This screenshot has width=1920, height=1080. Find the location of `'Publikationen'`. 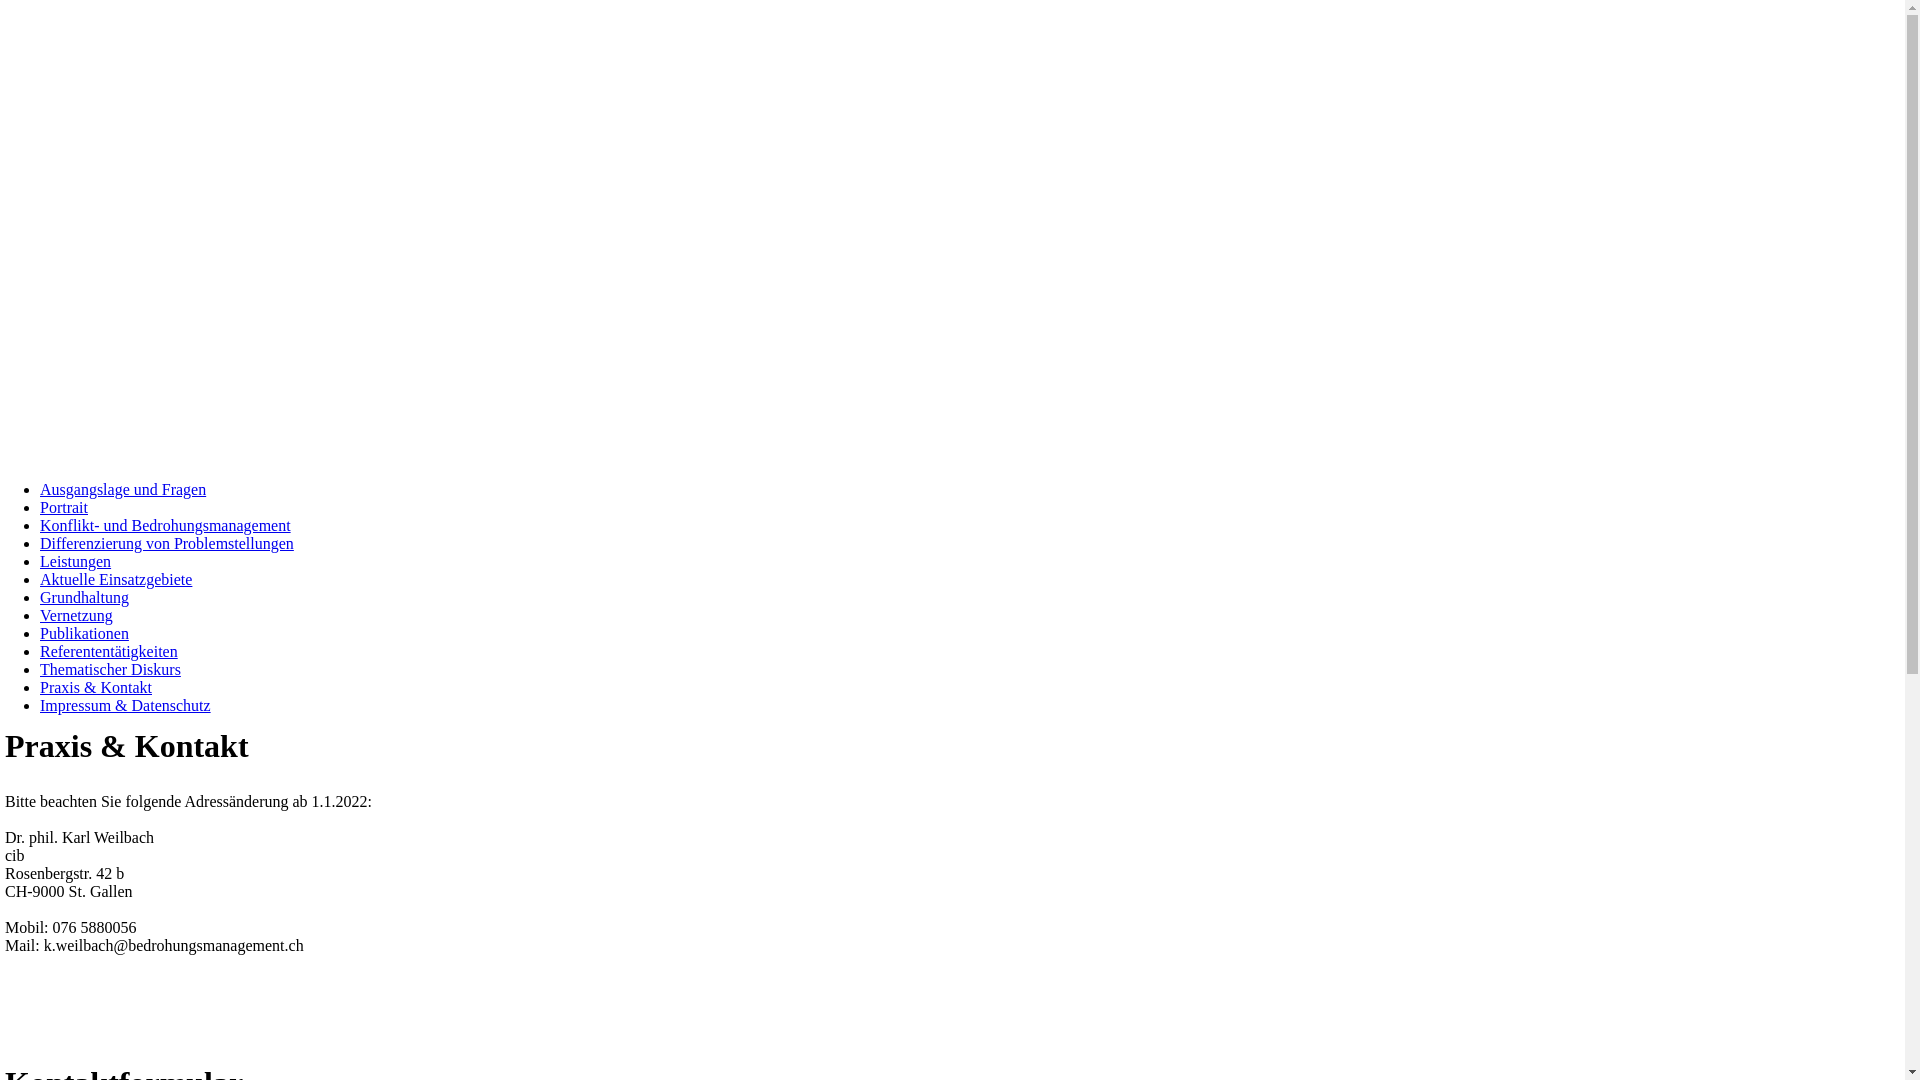

'Publikationen' is located at coordinates (83, 633).